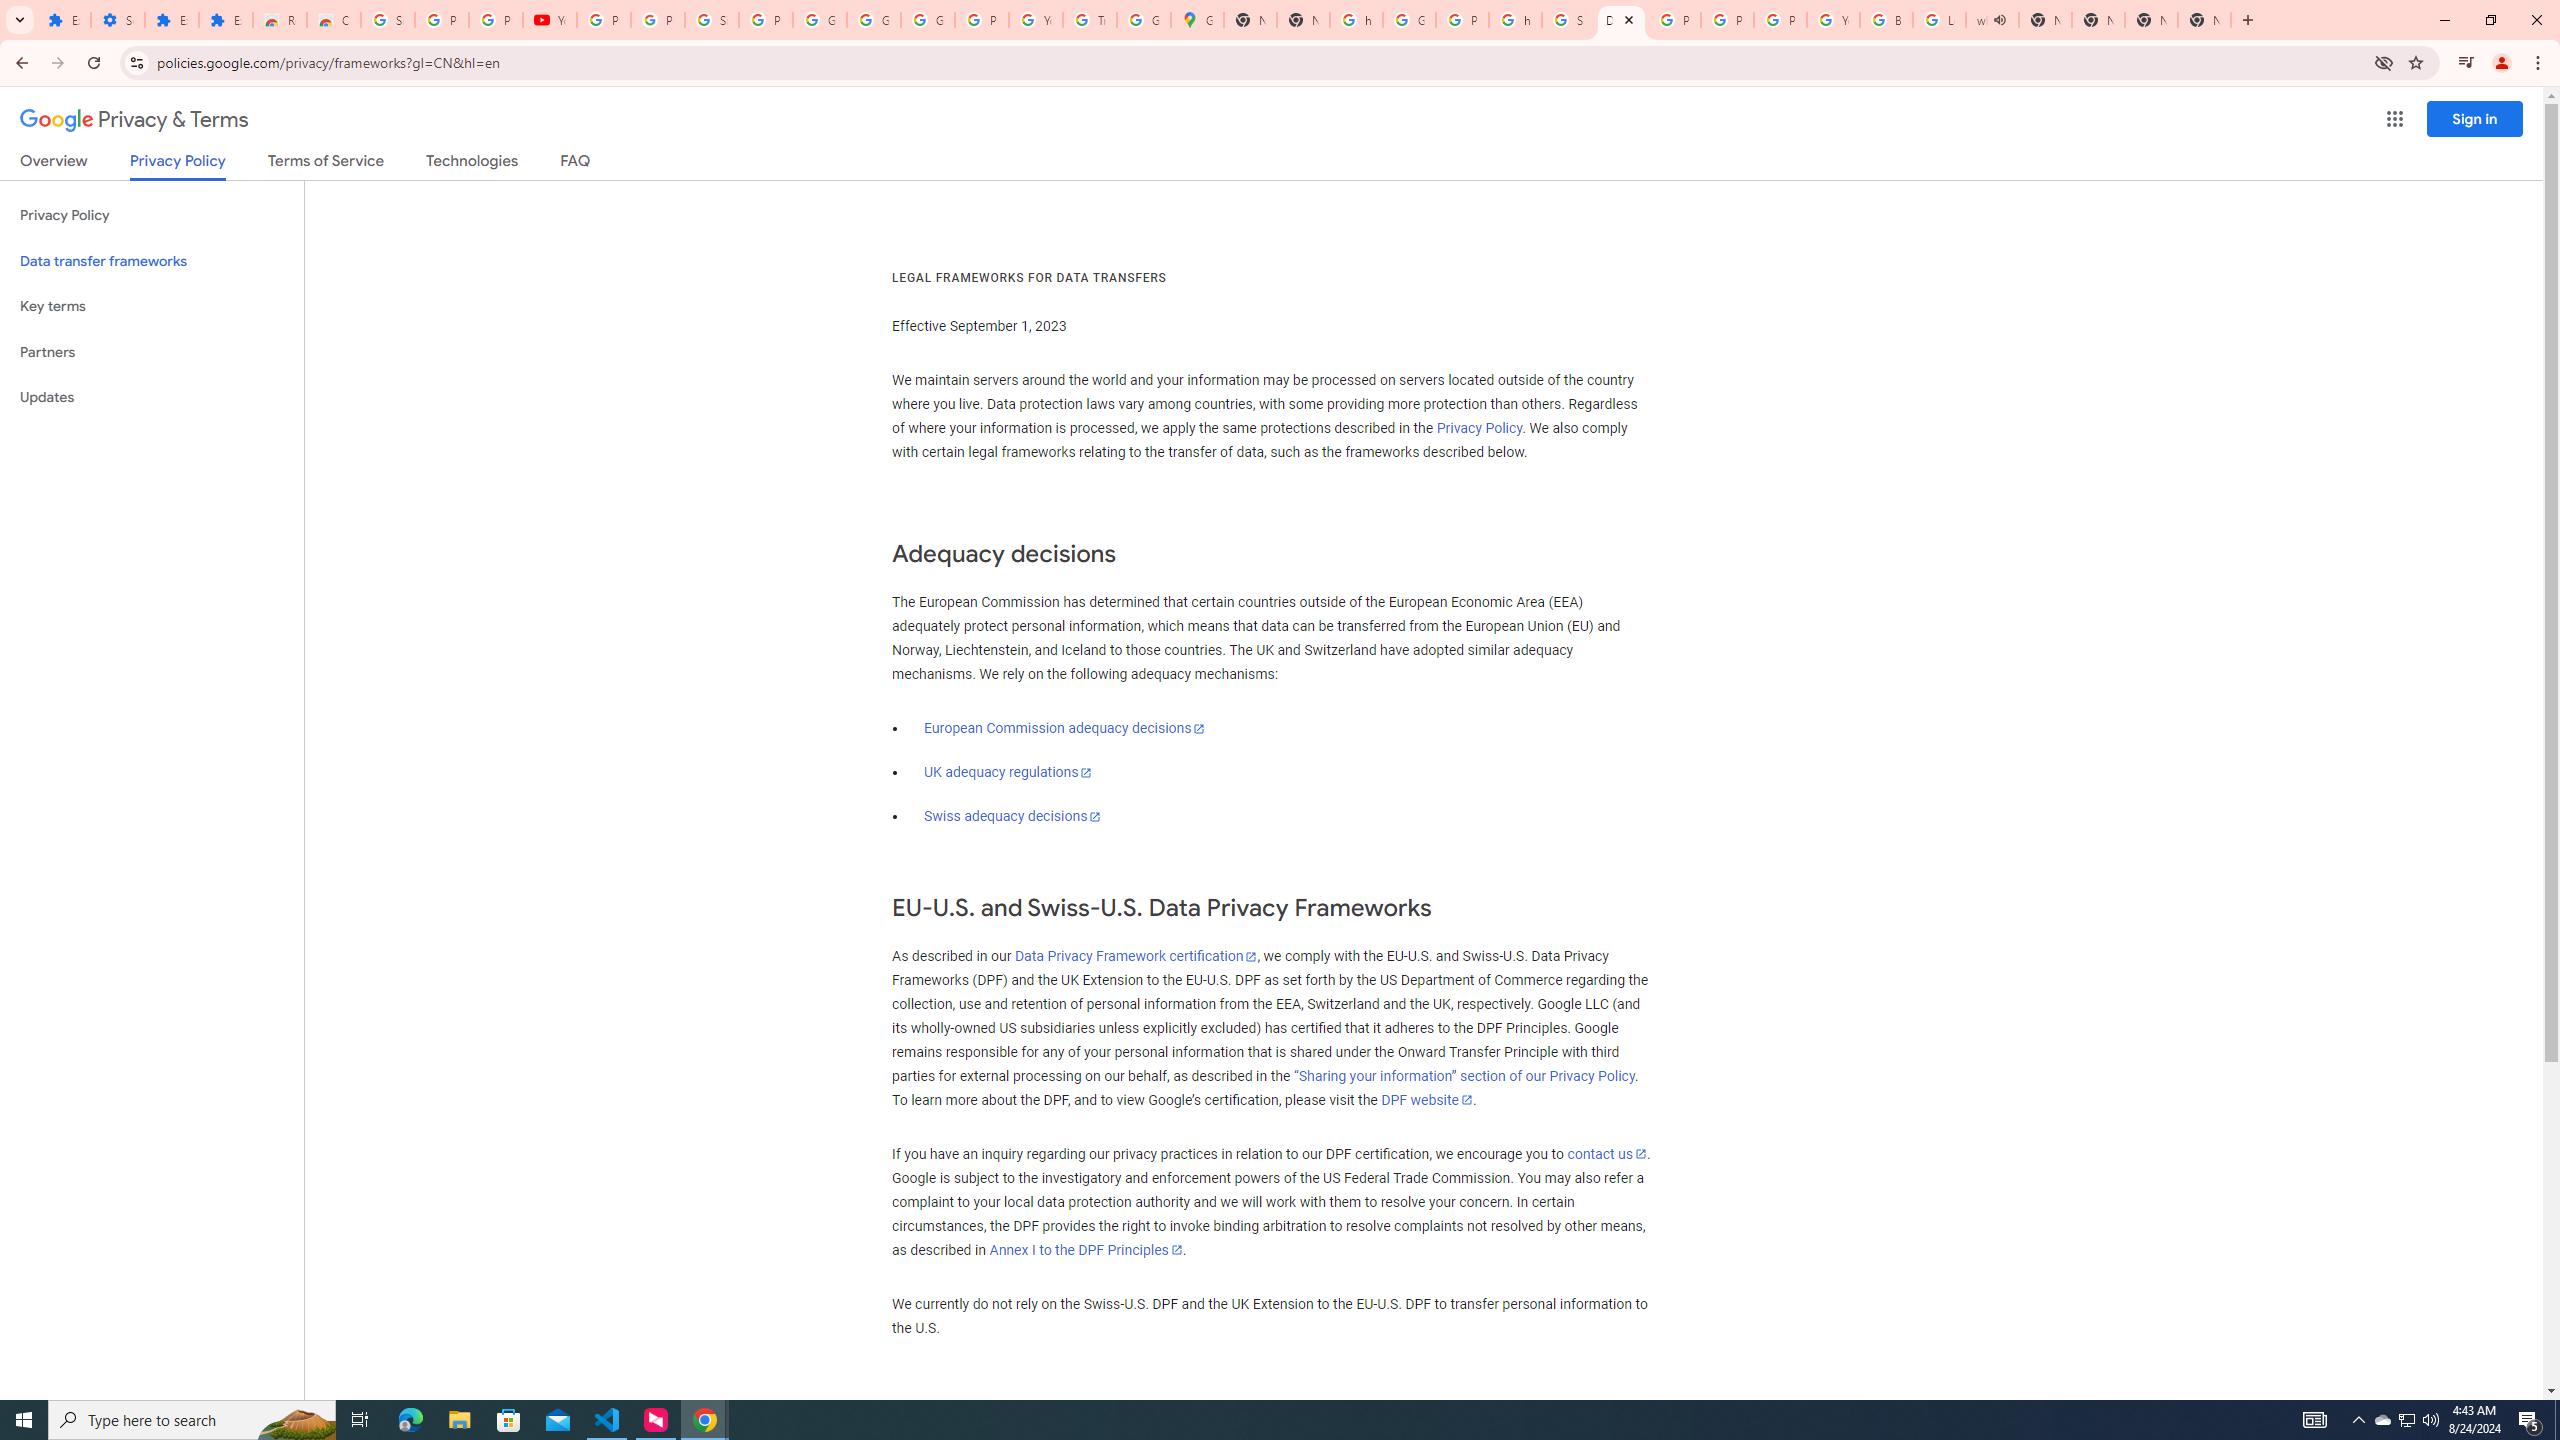  I want to click on 'Annex I to the DPF Principles', so click(1084, 1248).